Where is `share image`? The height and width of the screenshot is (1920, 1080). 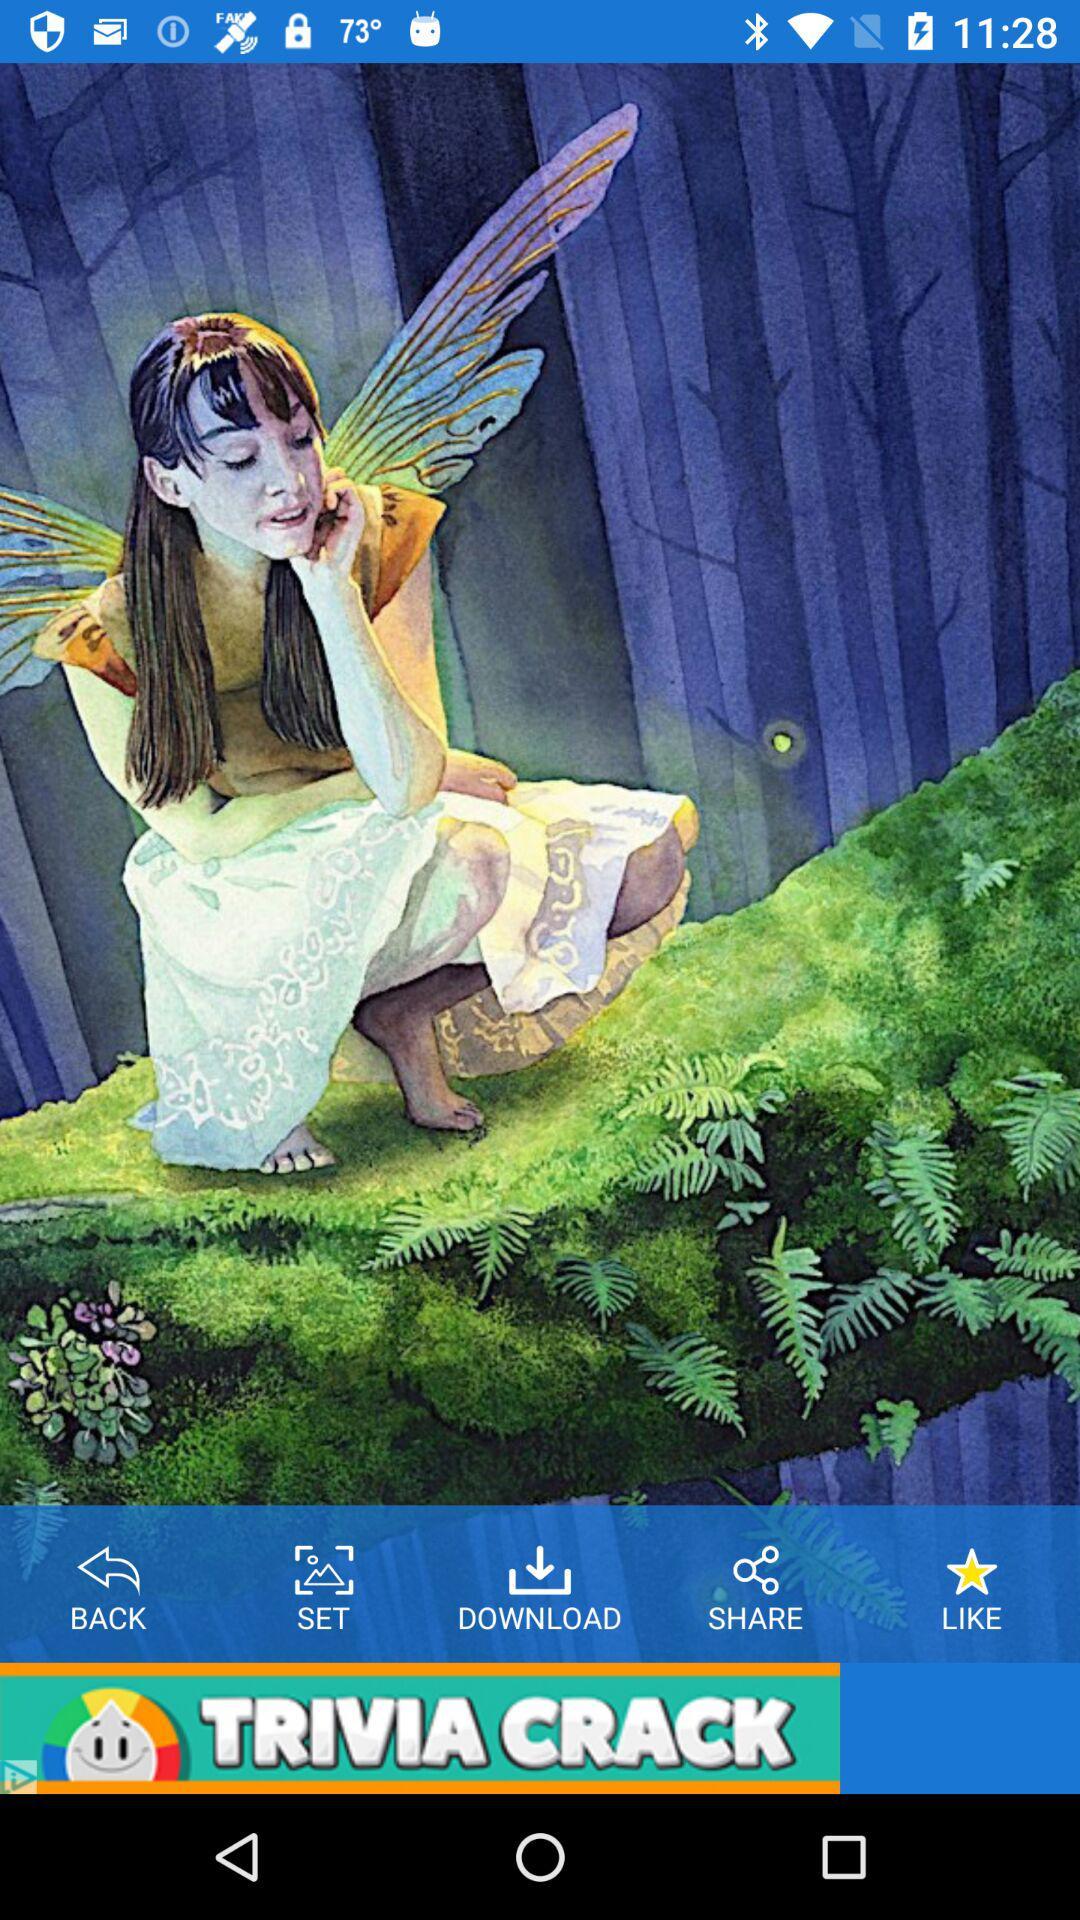
share image is located at coordinates (756, 1562).